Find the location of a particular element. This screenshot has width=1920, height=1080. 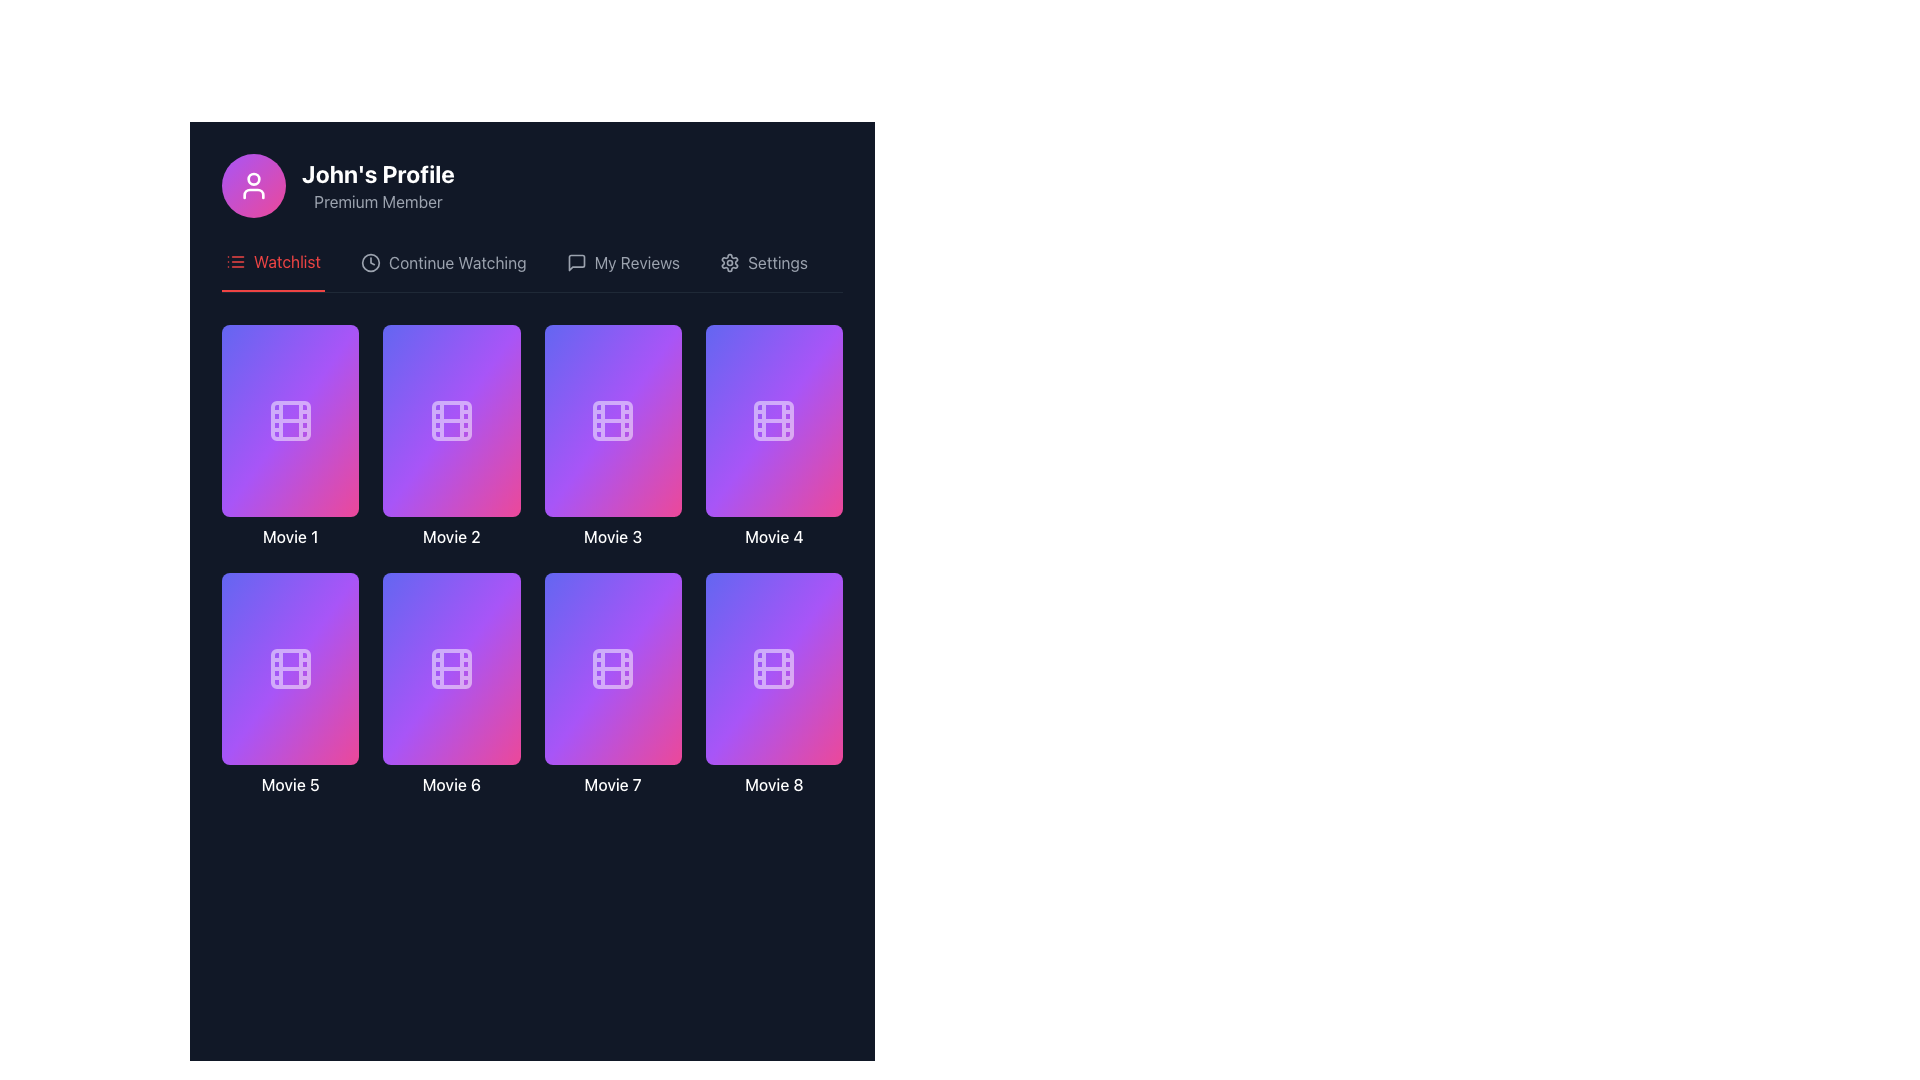

the 'Movie 3' card located in the second row, third column of the grid is located at coordinates (612, 419).